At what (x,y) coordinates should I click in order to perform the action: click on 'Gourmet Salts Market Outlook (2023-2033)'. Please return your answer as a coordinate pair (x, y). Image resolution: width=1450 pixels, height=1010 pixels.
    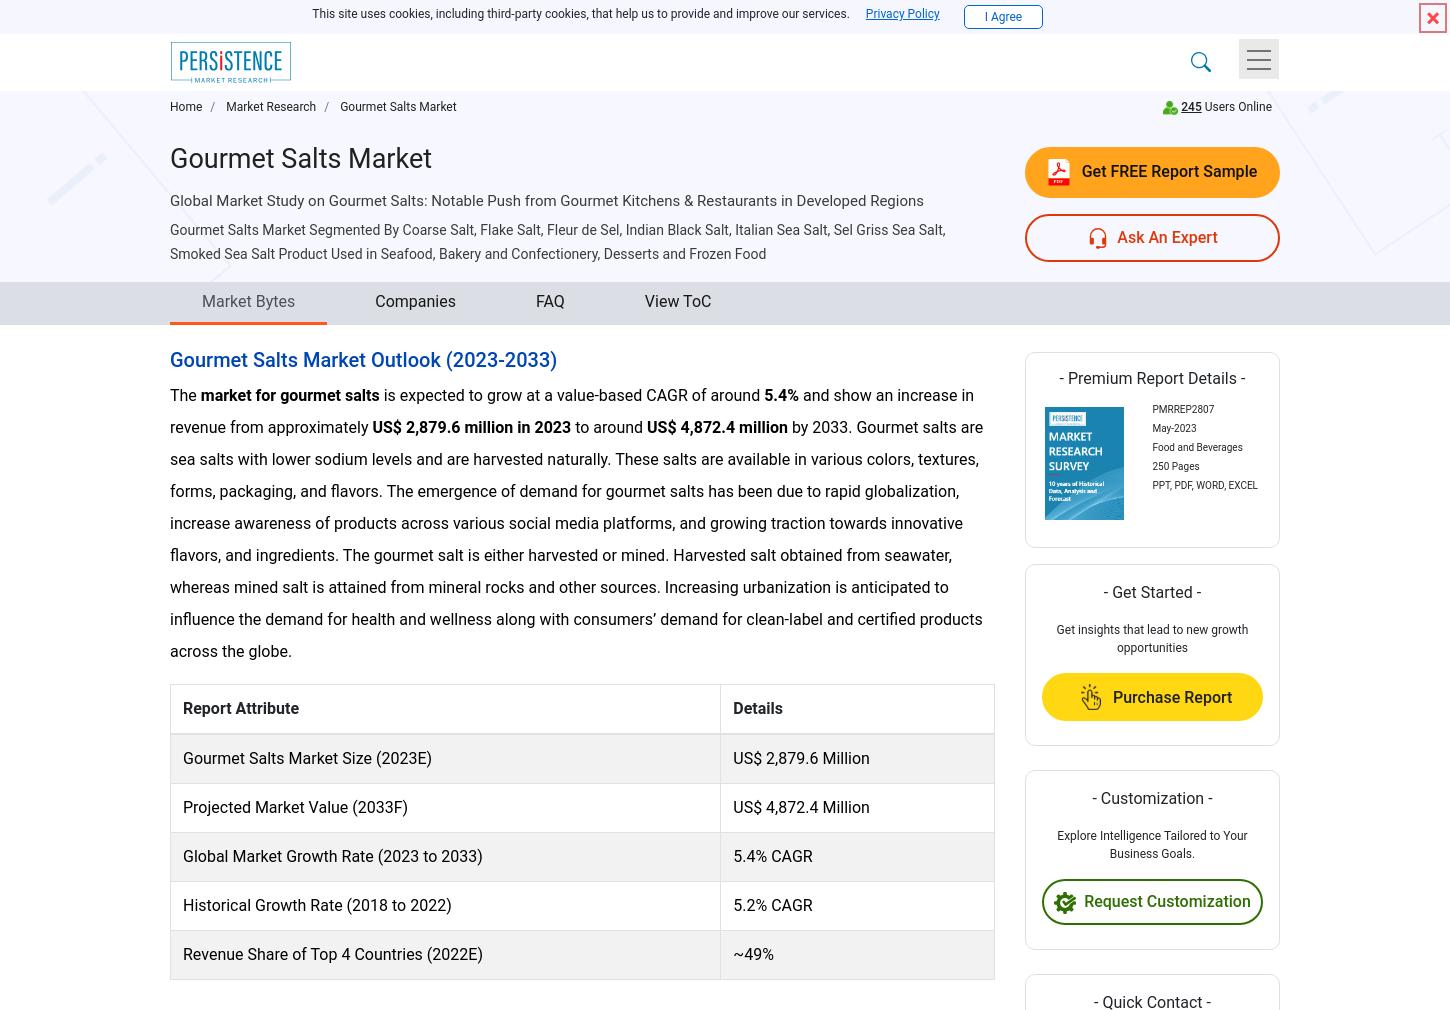
    Looking at the image, I should click on (168, 358).